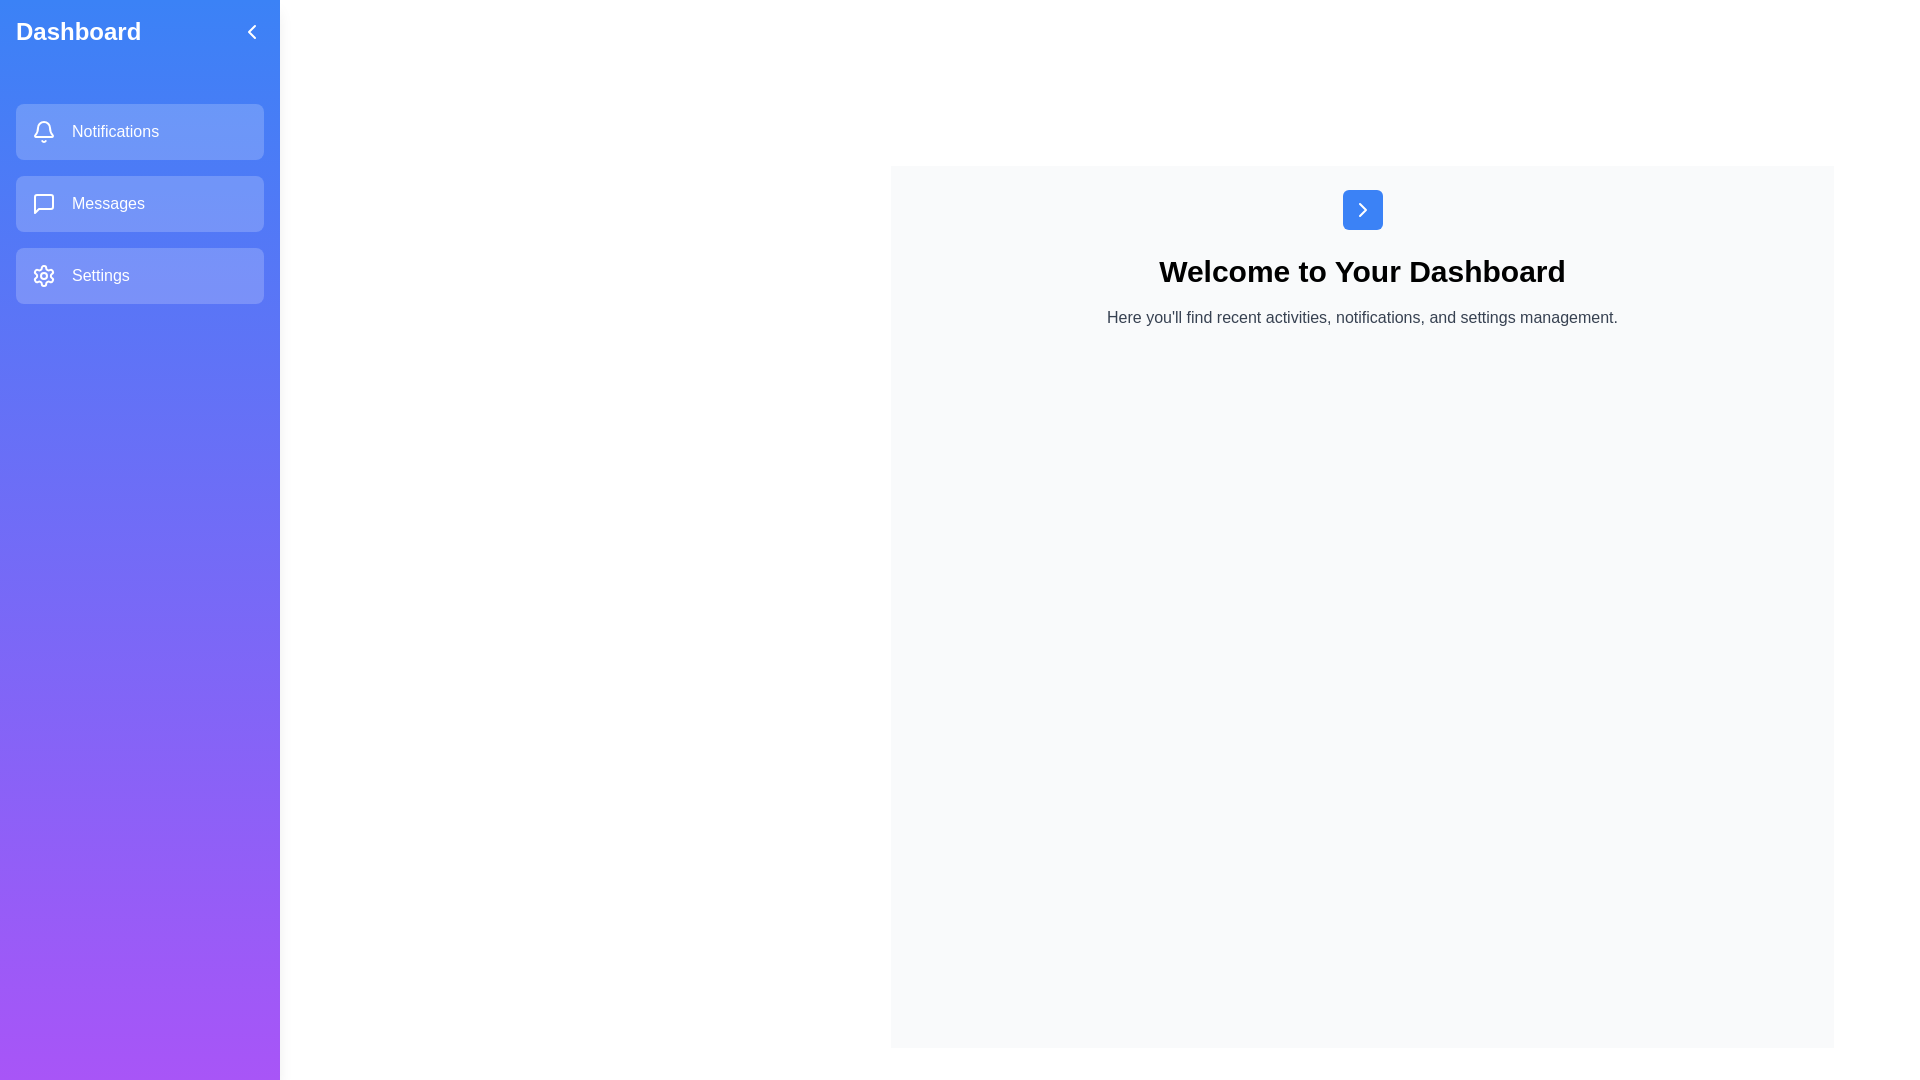  Describe the element at coordinates (138, 131) in the screenshot. I see `the menu option Notifications from the sidebar` at that location.